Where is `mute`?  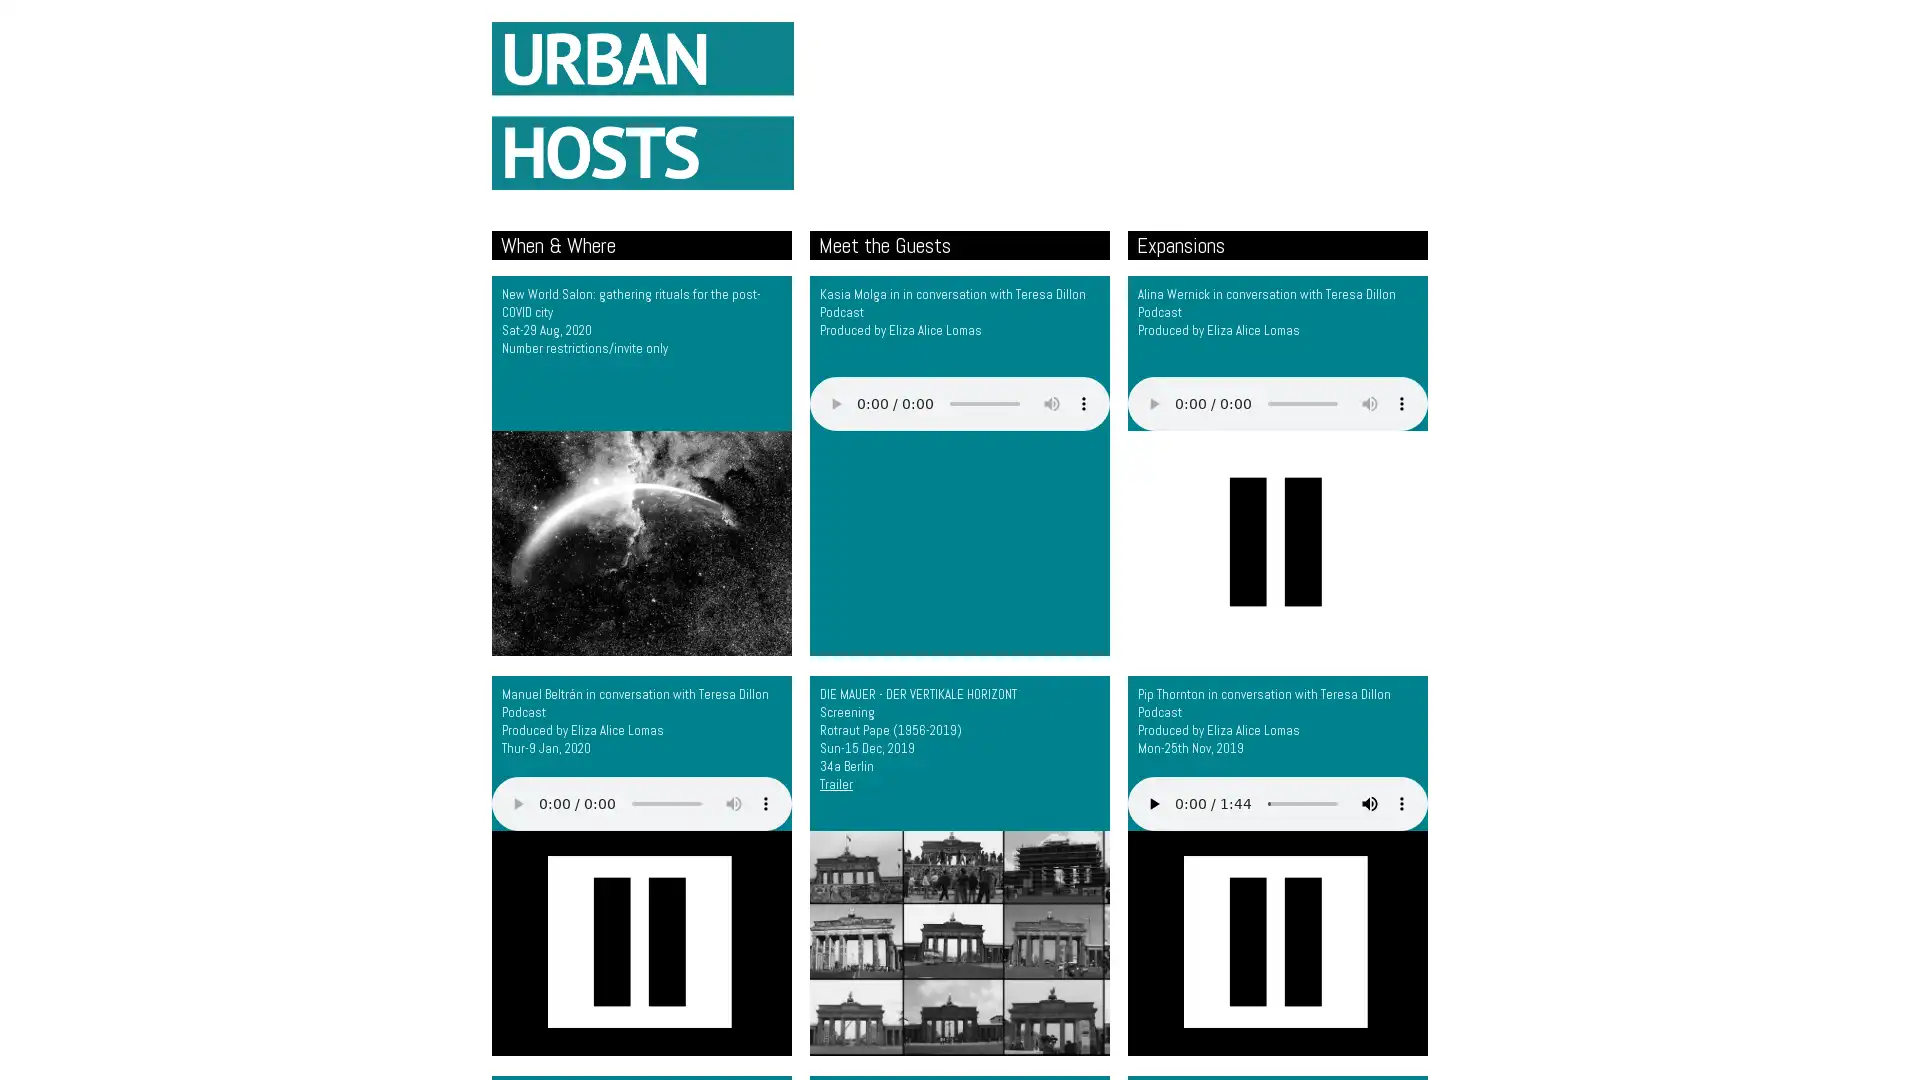
mute is located at coordinates (1368, 802).